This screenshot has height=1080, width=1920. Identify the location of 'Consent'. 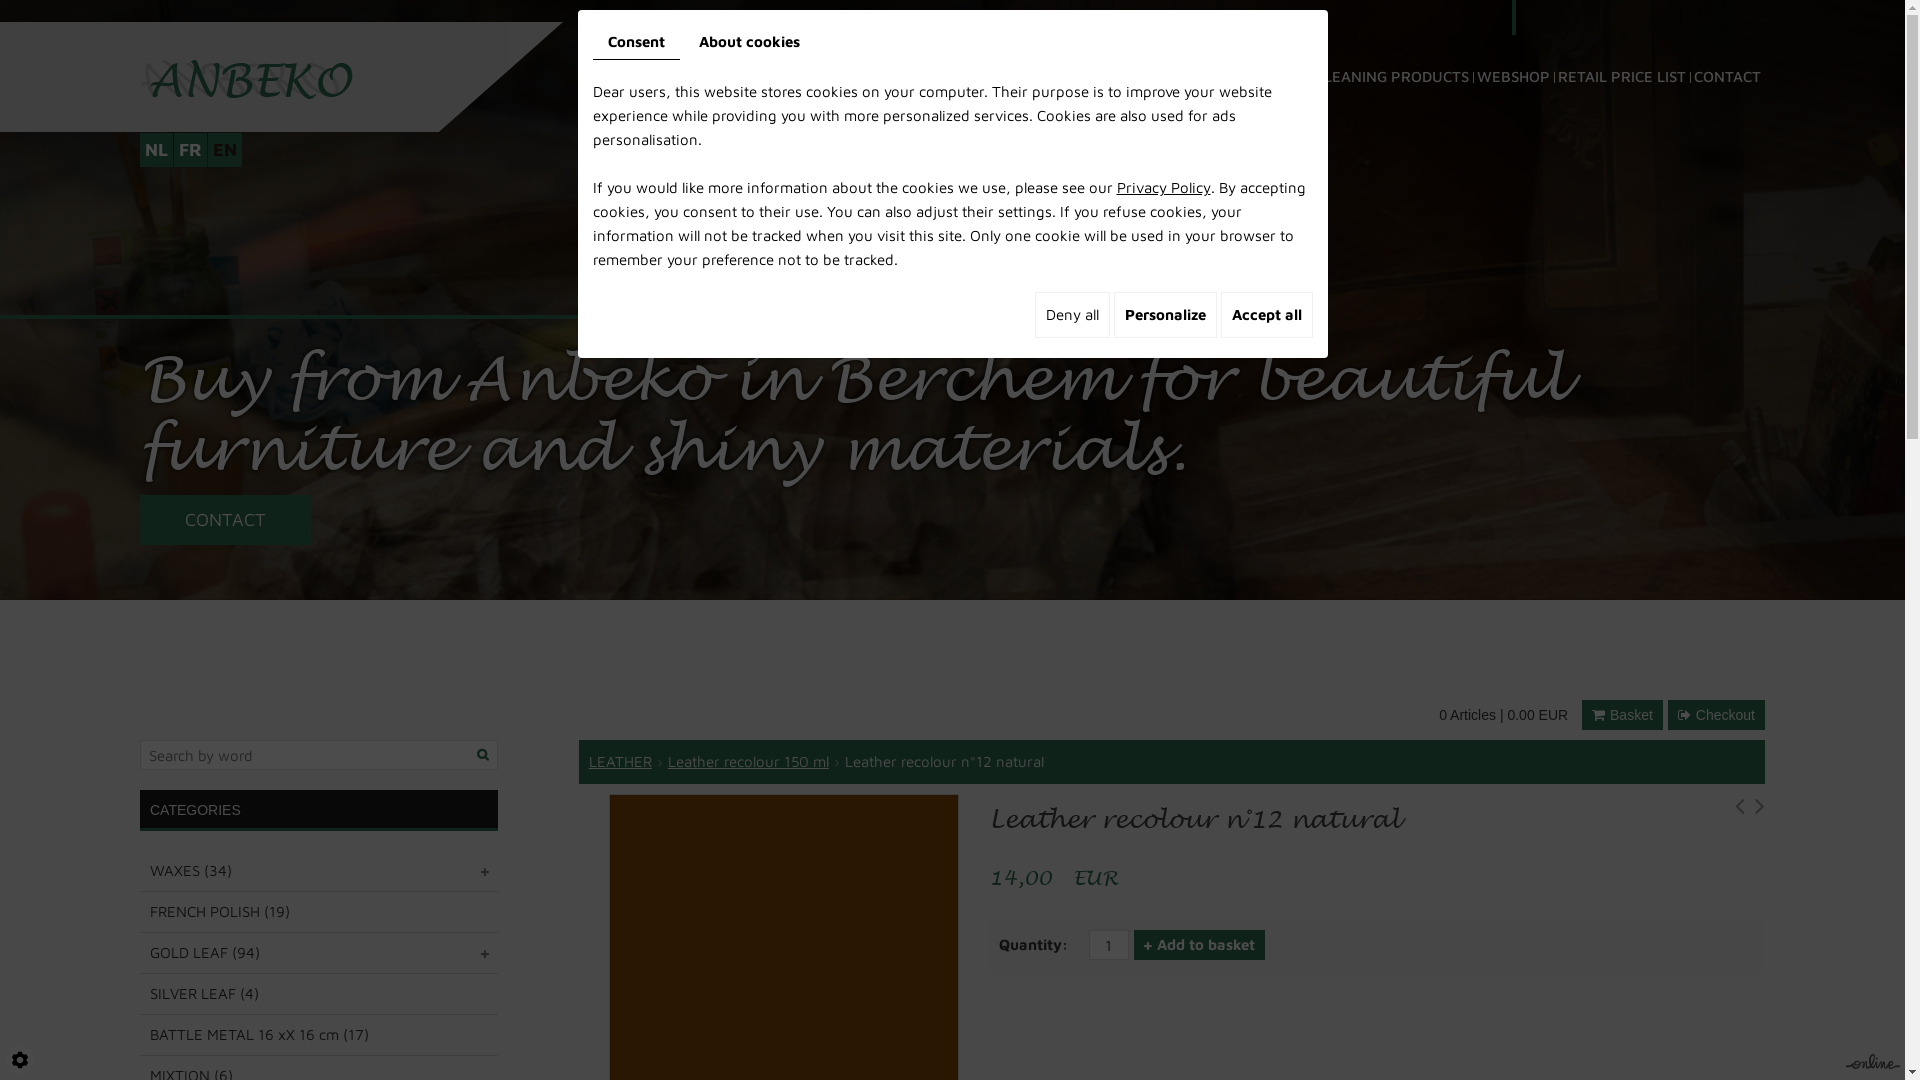
(590, 42).